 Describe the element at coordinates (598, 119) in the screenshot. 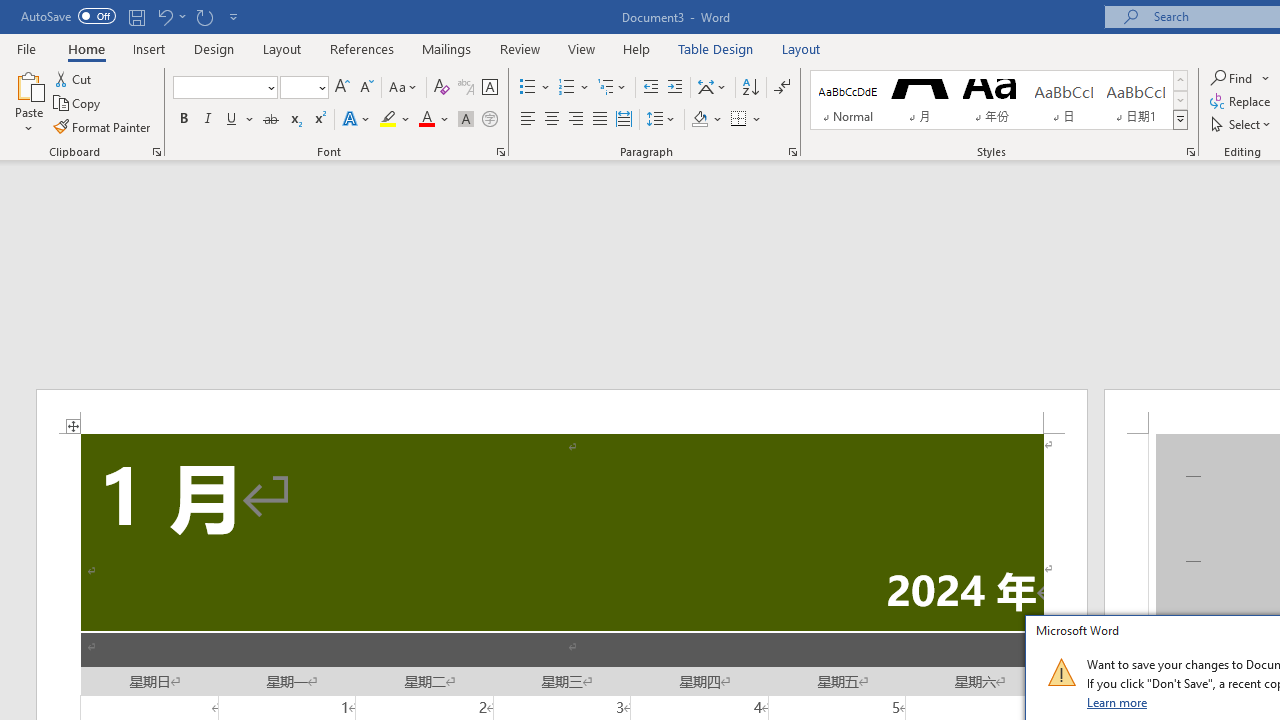

I see `'Justify'` at that location.